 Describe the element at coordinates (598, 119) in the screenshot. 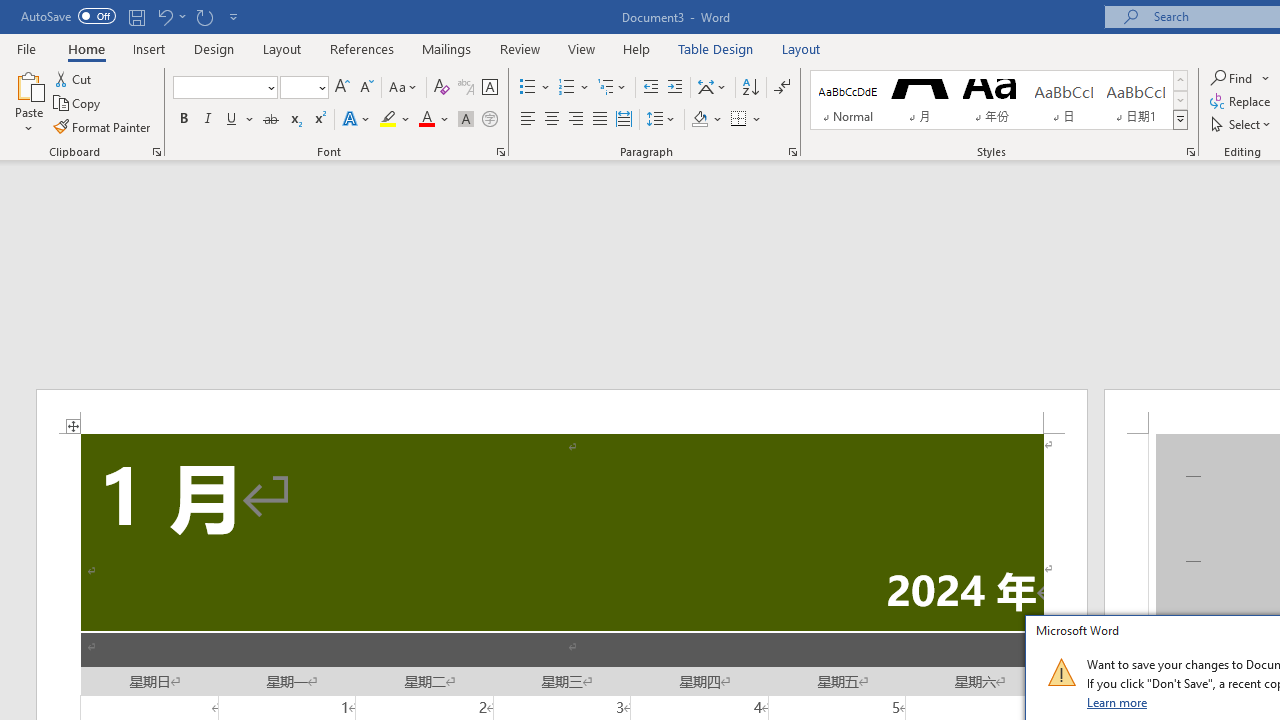

I see `'Justify'` at that location.